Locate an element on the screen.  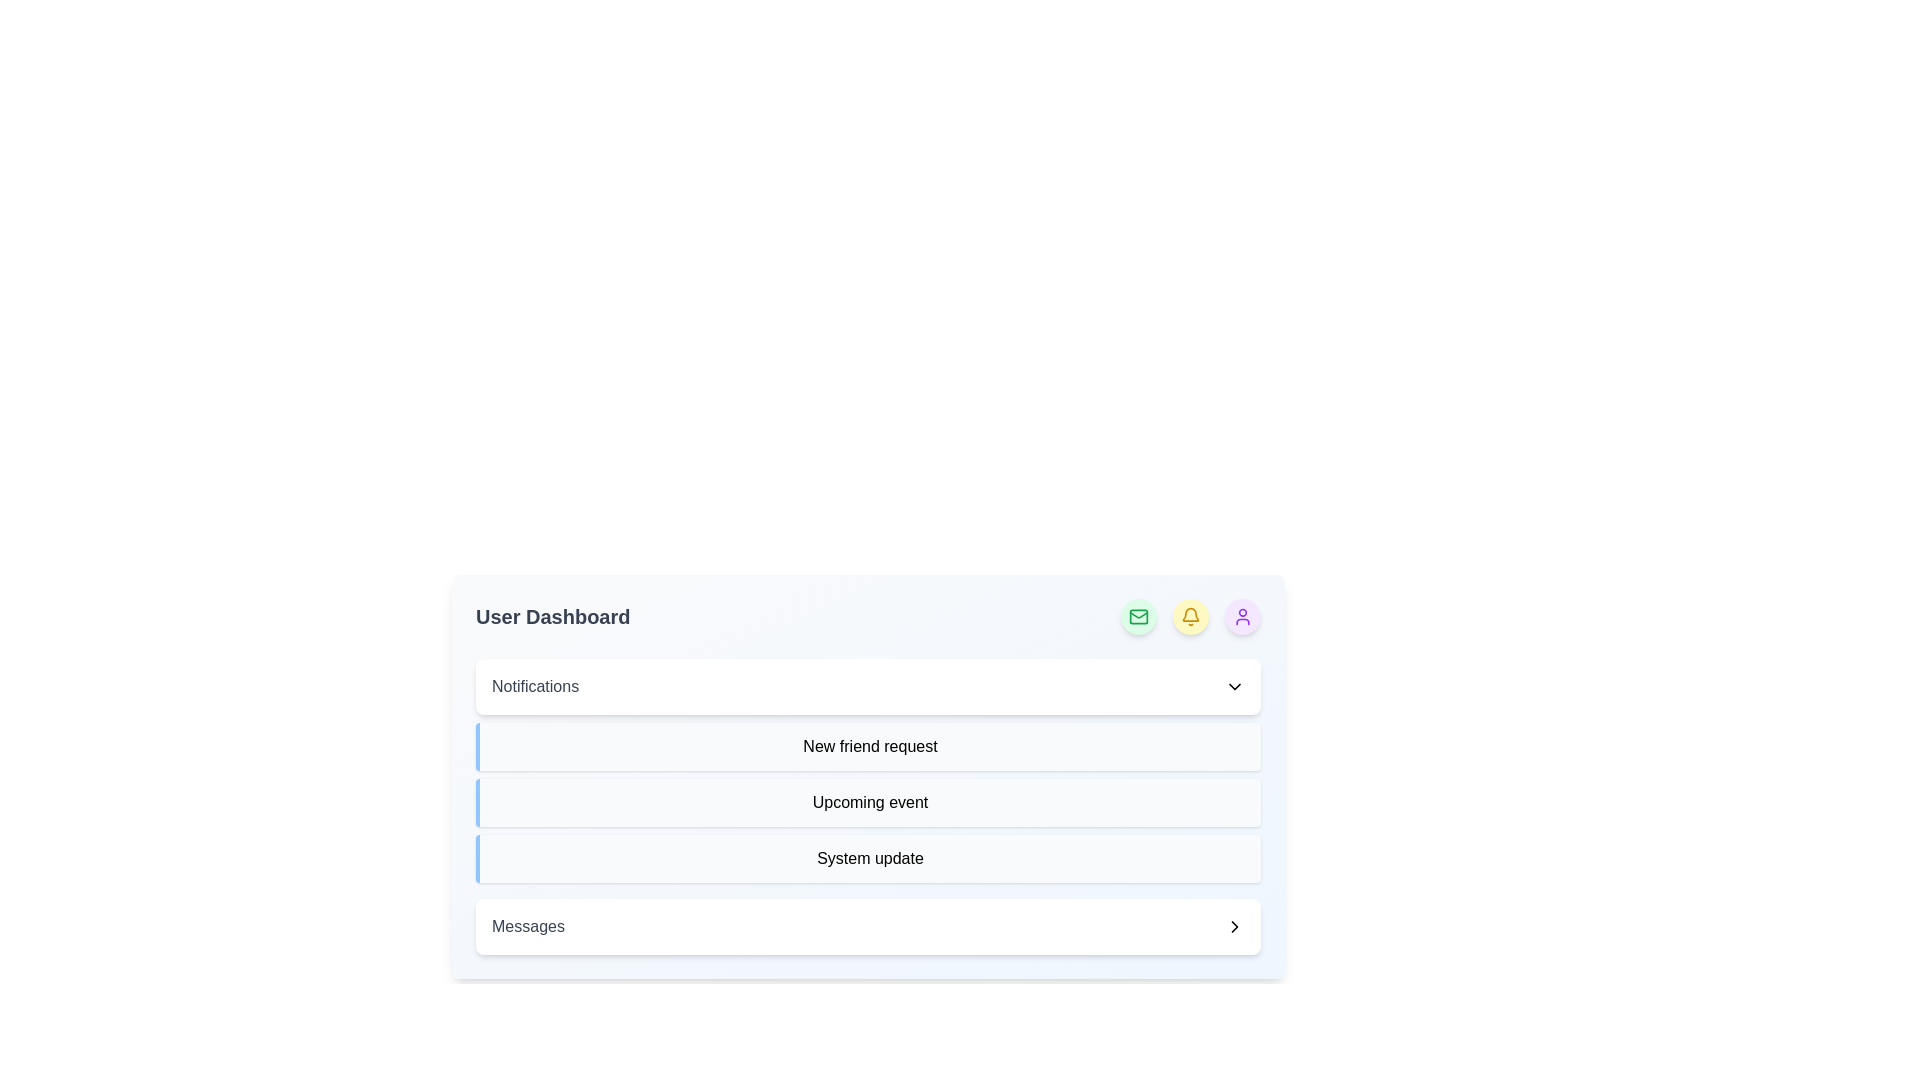
the inner detail resembling the flap of the envelope in the email icon located at the top-right corner of the user interface is located at coordinates (1138, 613).